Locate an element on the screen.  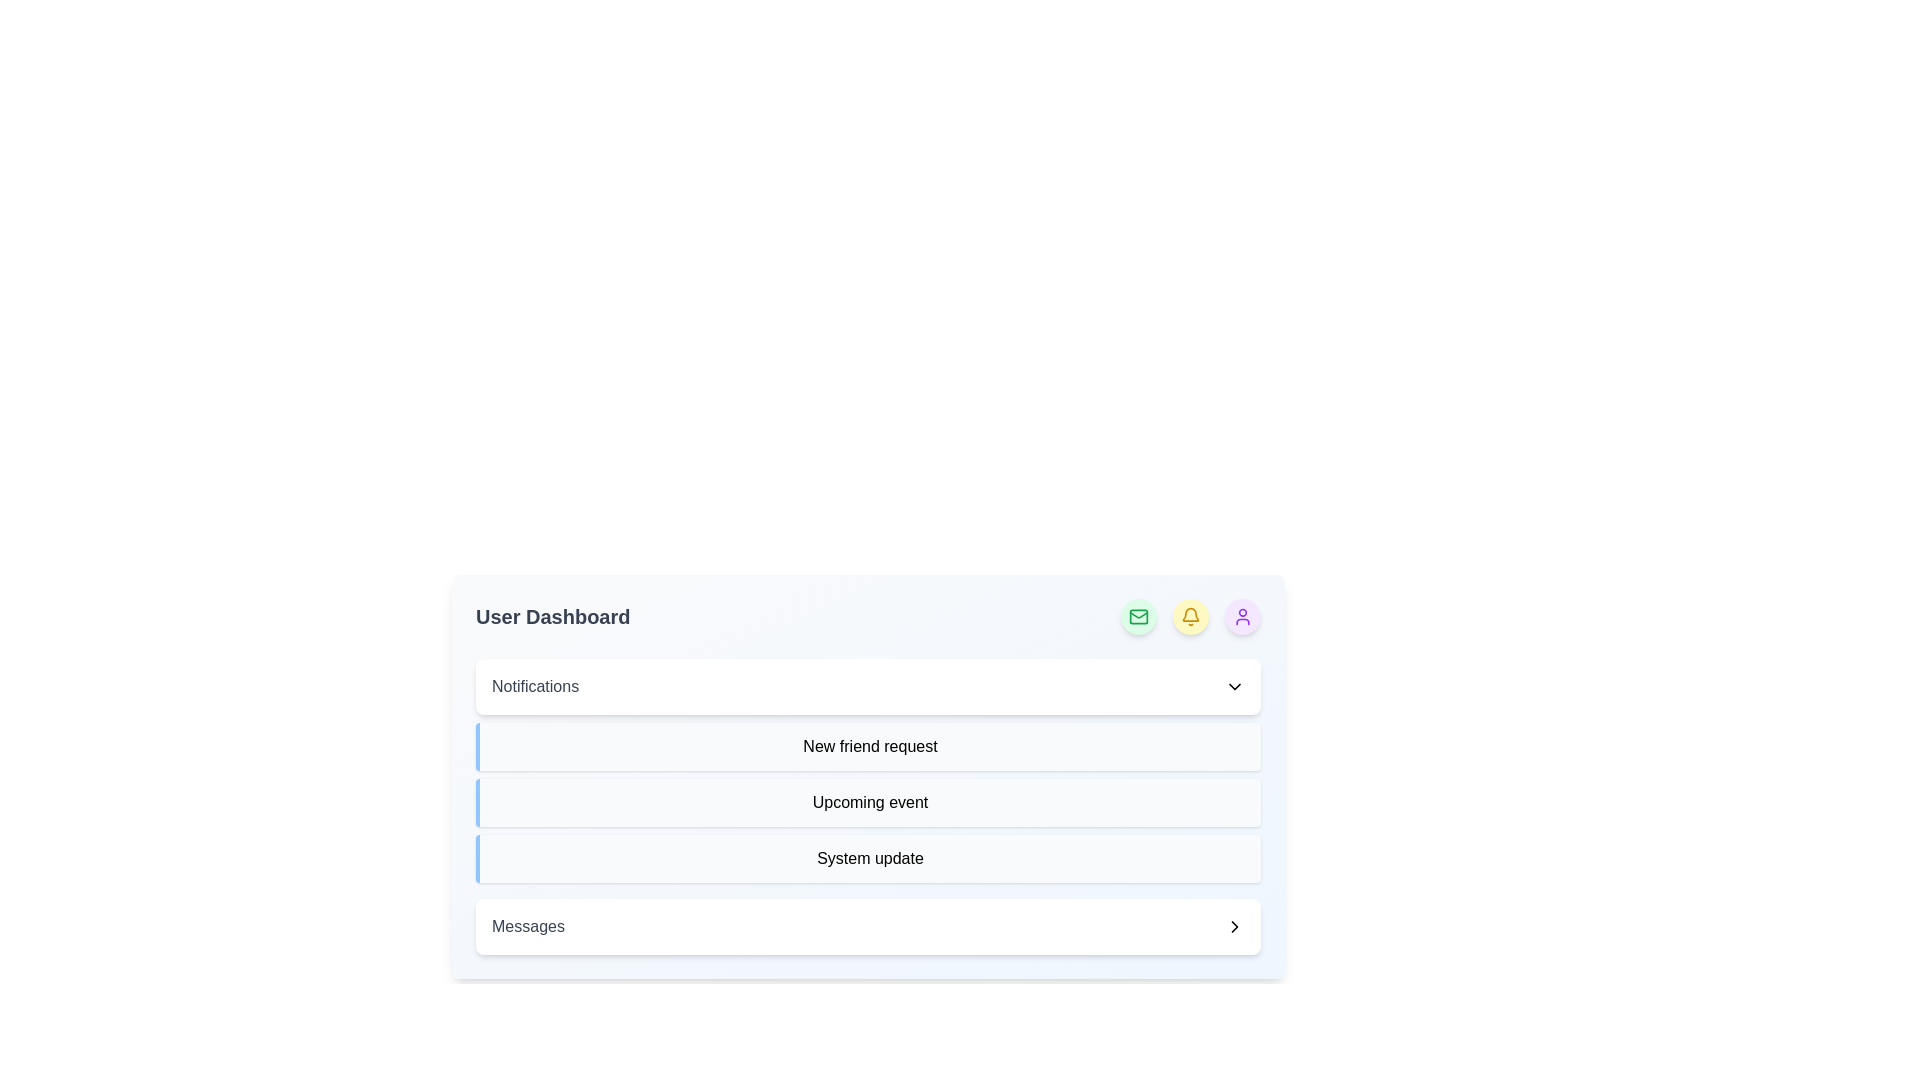
the inner detail resembling the flap of the envelope in the email icon located at the top-right corner of the user interface is located at coordinates (1138, 613).